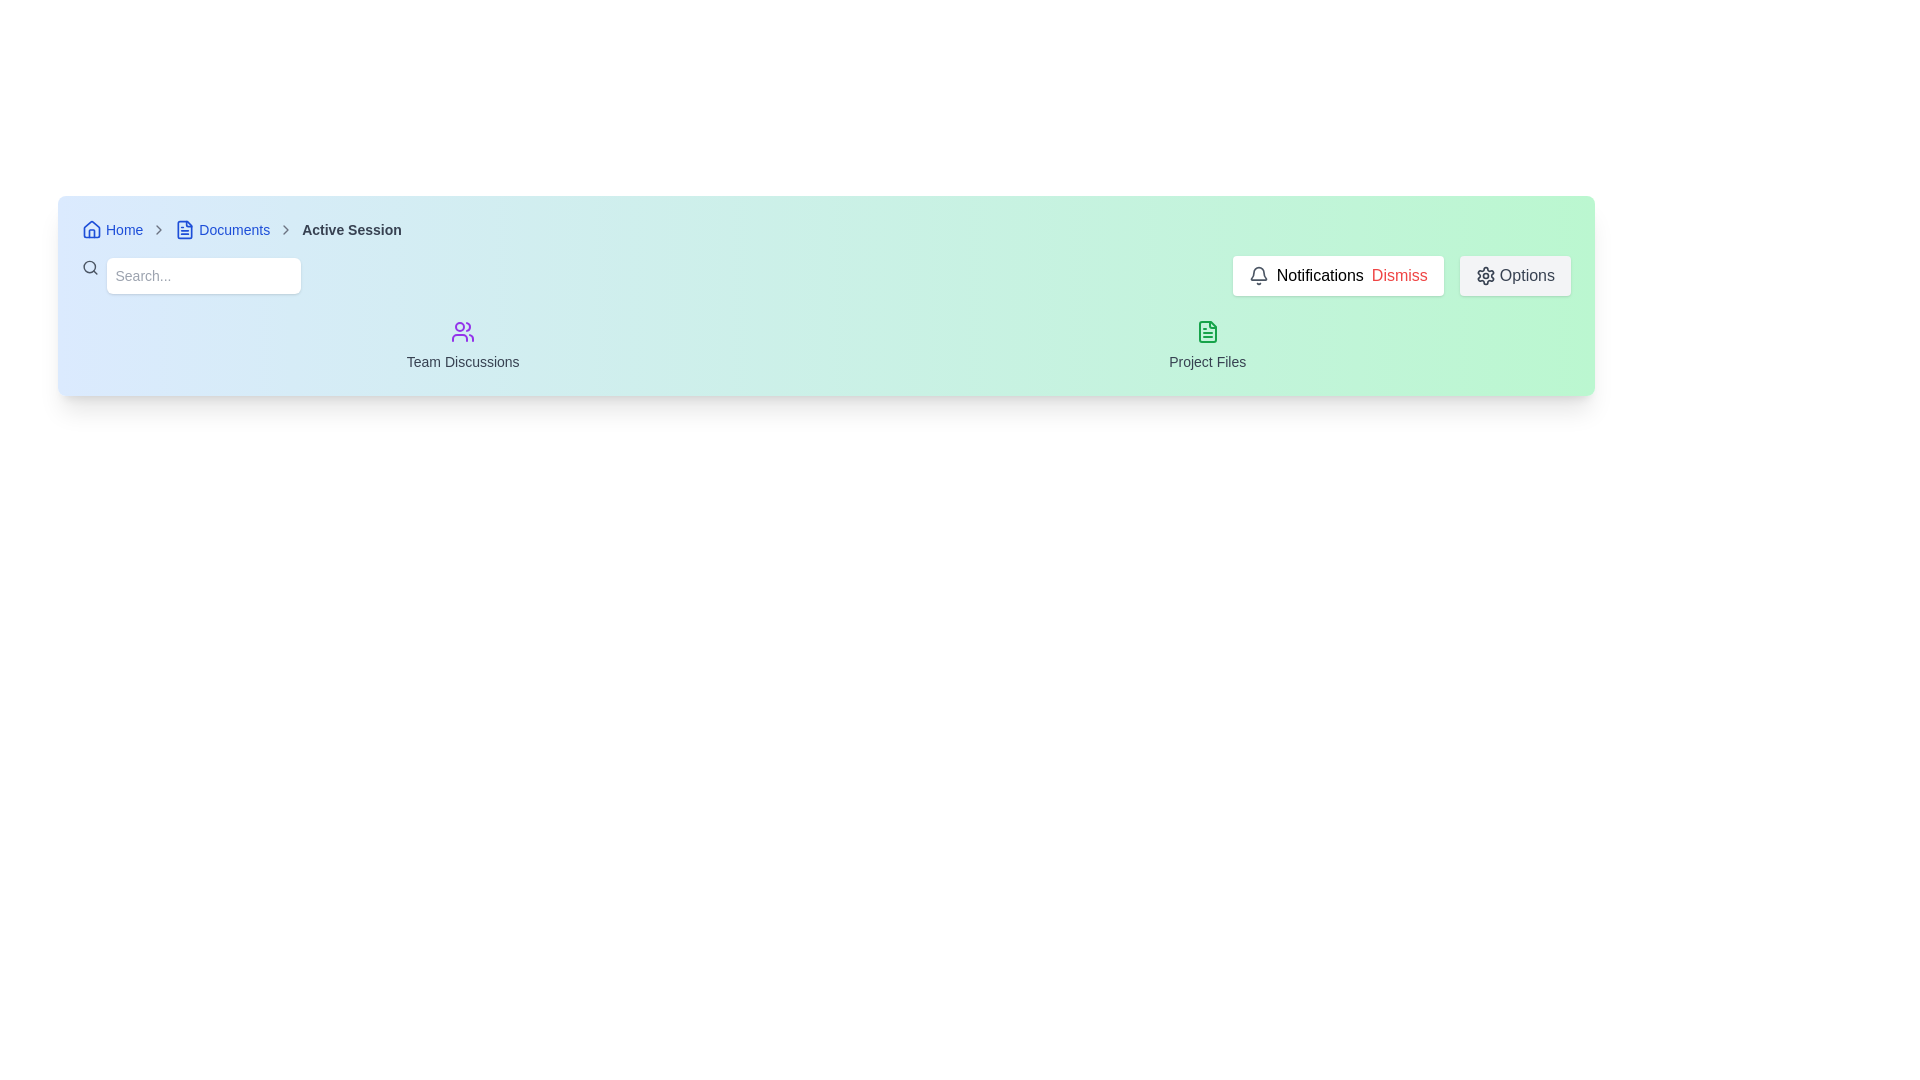 The width and height of the screenshot is (1920, 1080). What do you see at coordinates (462, 345) in the screenshot?
I see `the navigation button with an icon and text` at bounding box center [462, 345].